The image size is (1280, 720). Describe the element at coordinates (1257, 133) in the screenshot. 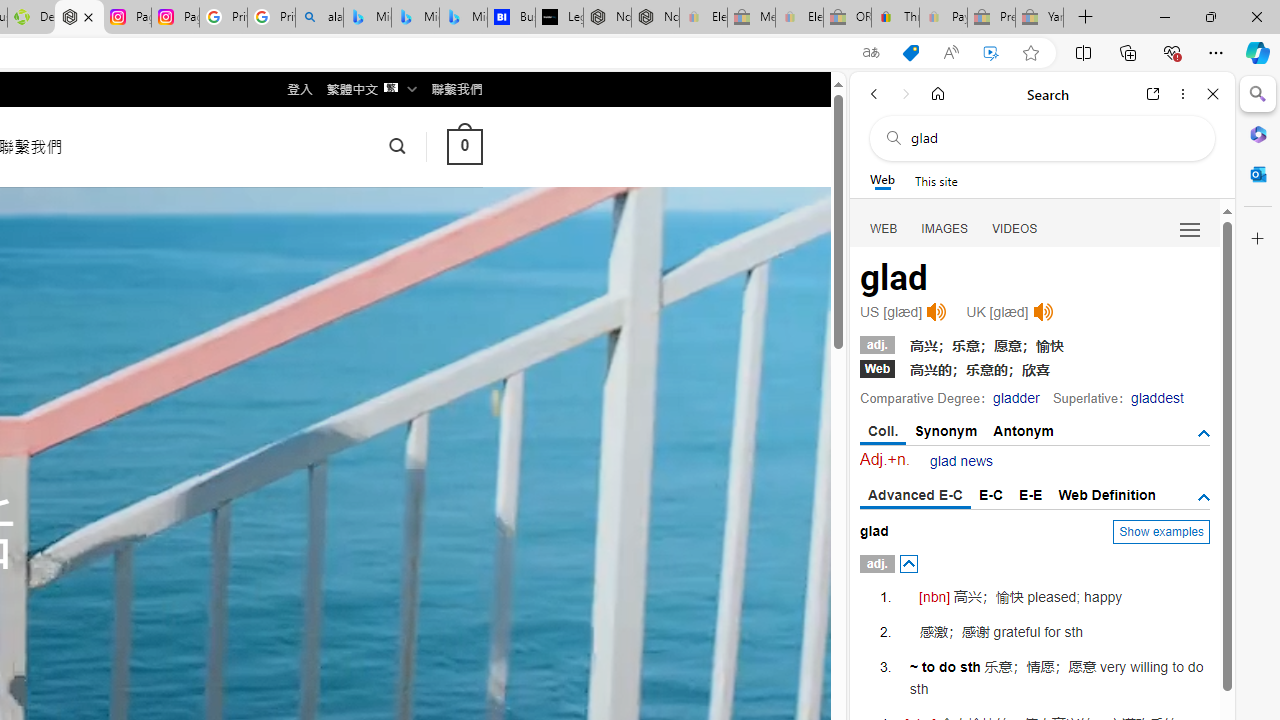

I see `'Microsoft 365'` at that location.